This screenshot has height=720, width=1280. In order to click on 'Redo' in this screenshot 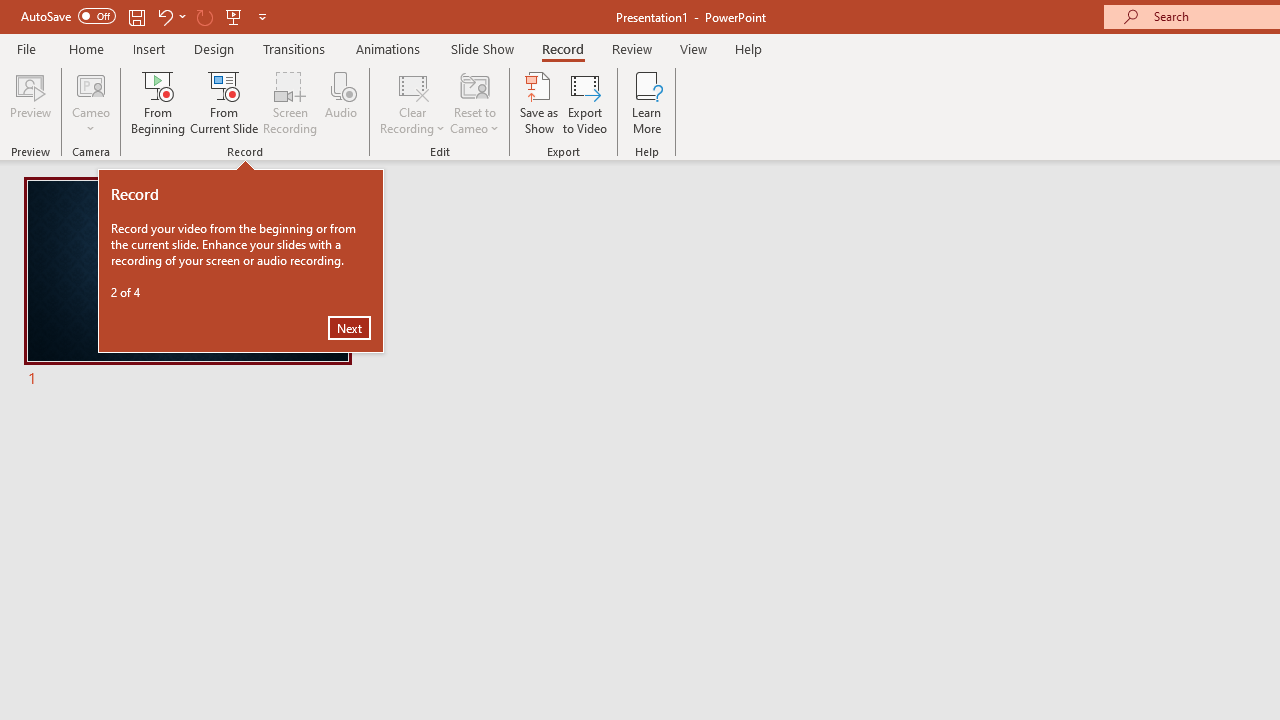, I will do `click(204, 16)`.